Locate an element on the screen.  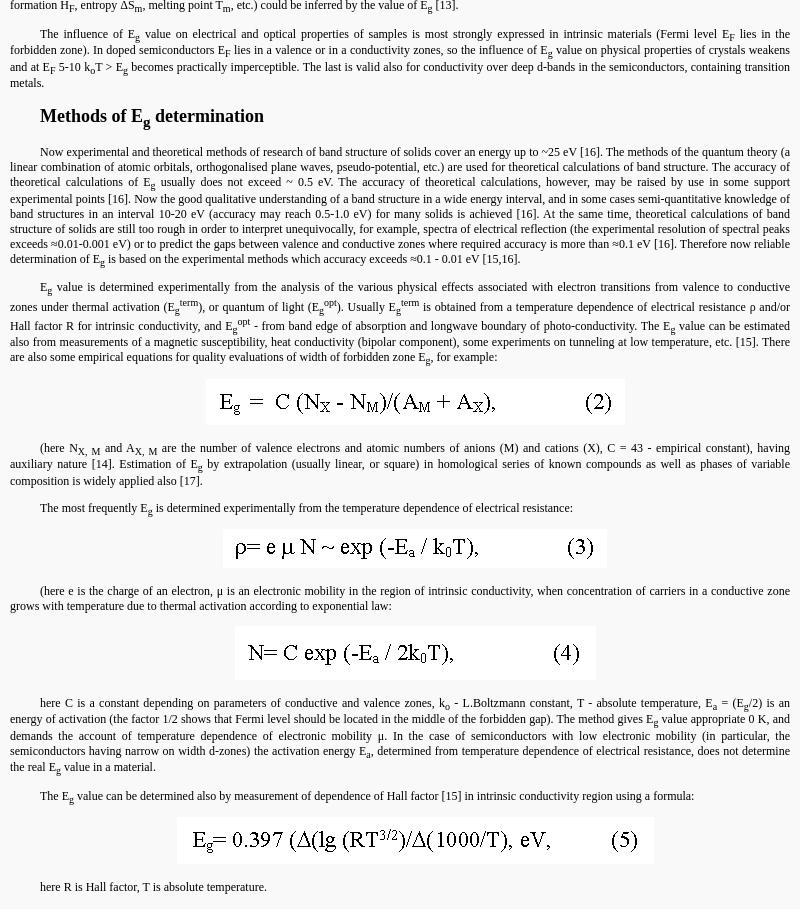
'- from band edge of absorption and longwave boundary of photo-conductivity. The E' is located at coordinates (458, 325).